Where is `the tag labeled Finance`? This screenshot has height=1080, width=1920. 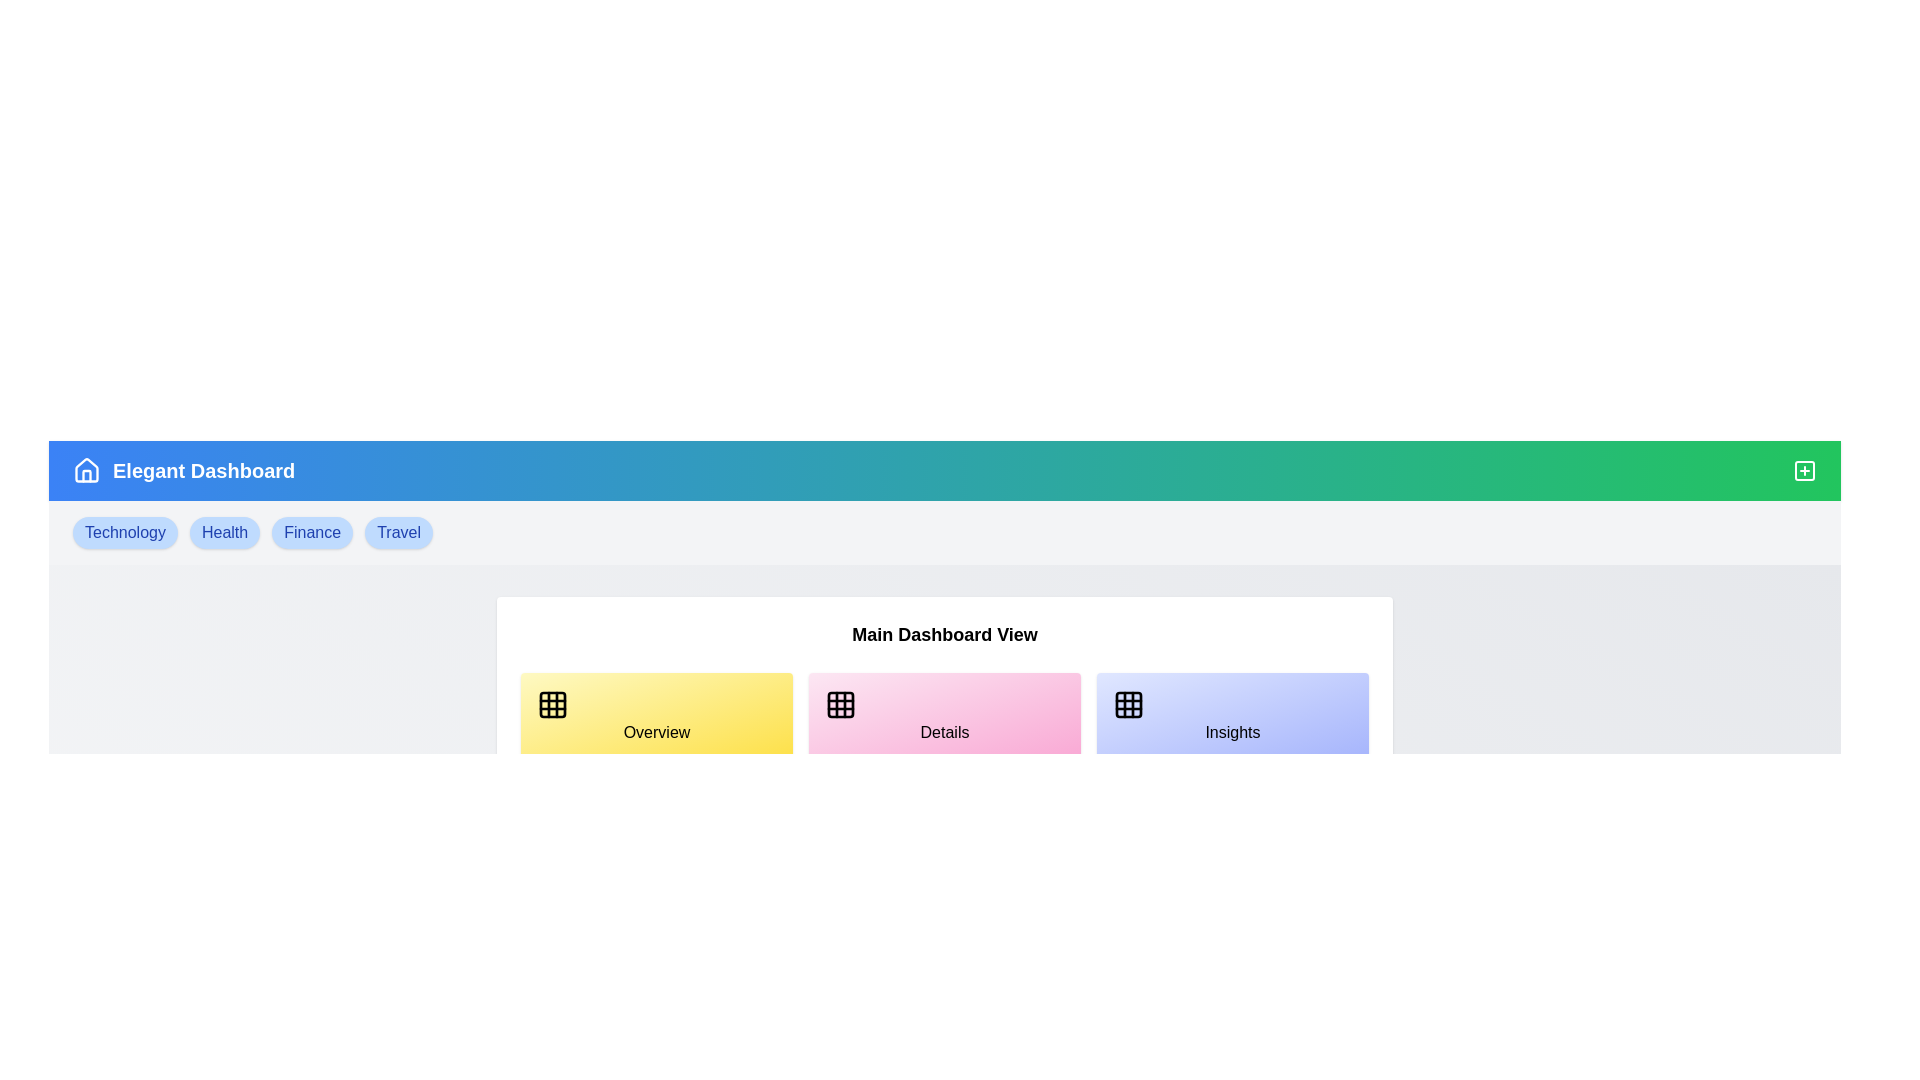 the tag labeled Finance is located at coordinates (311, 531).